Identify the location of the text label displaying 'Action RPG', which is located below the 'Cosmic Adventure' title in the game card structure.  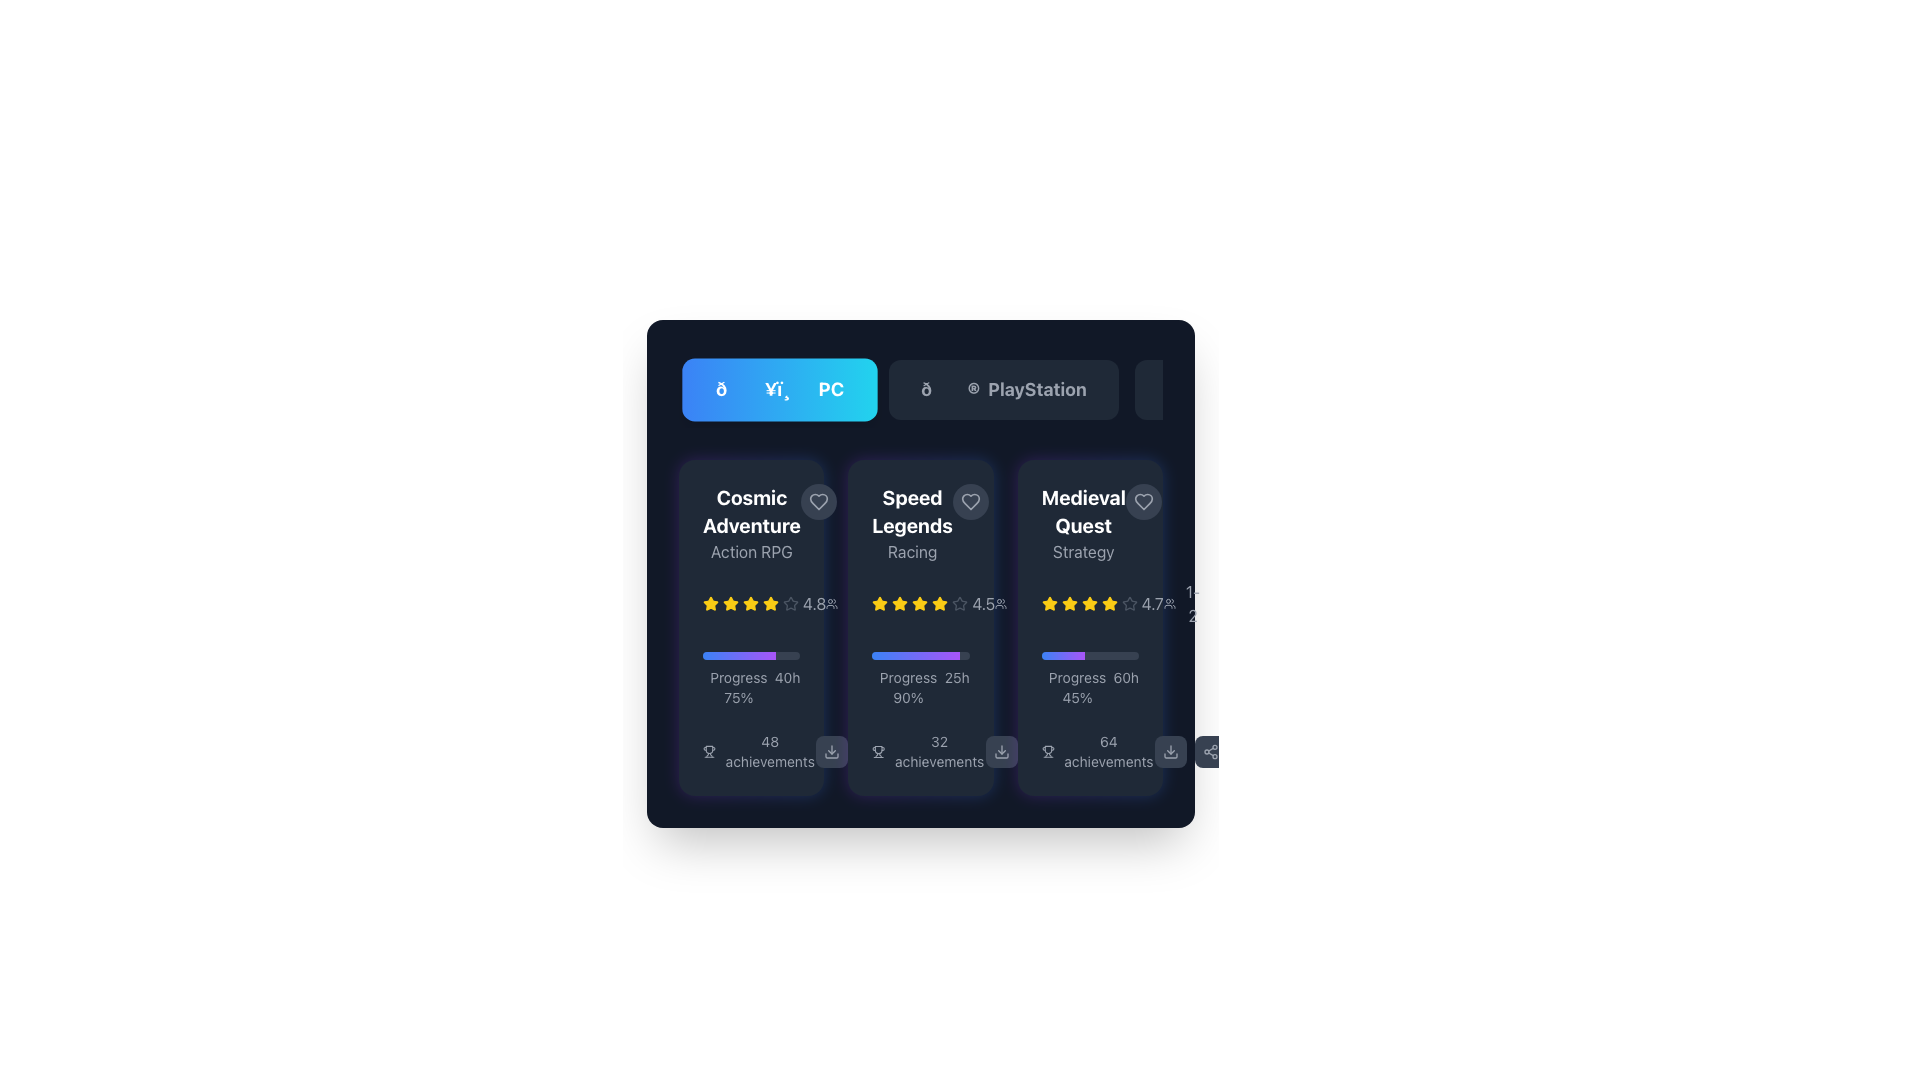
(750, 551).